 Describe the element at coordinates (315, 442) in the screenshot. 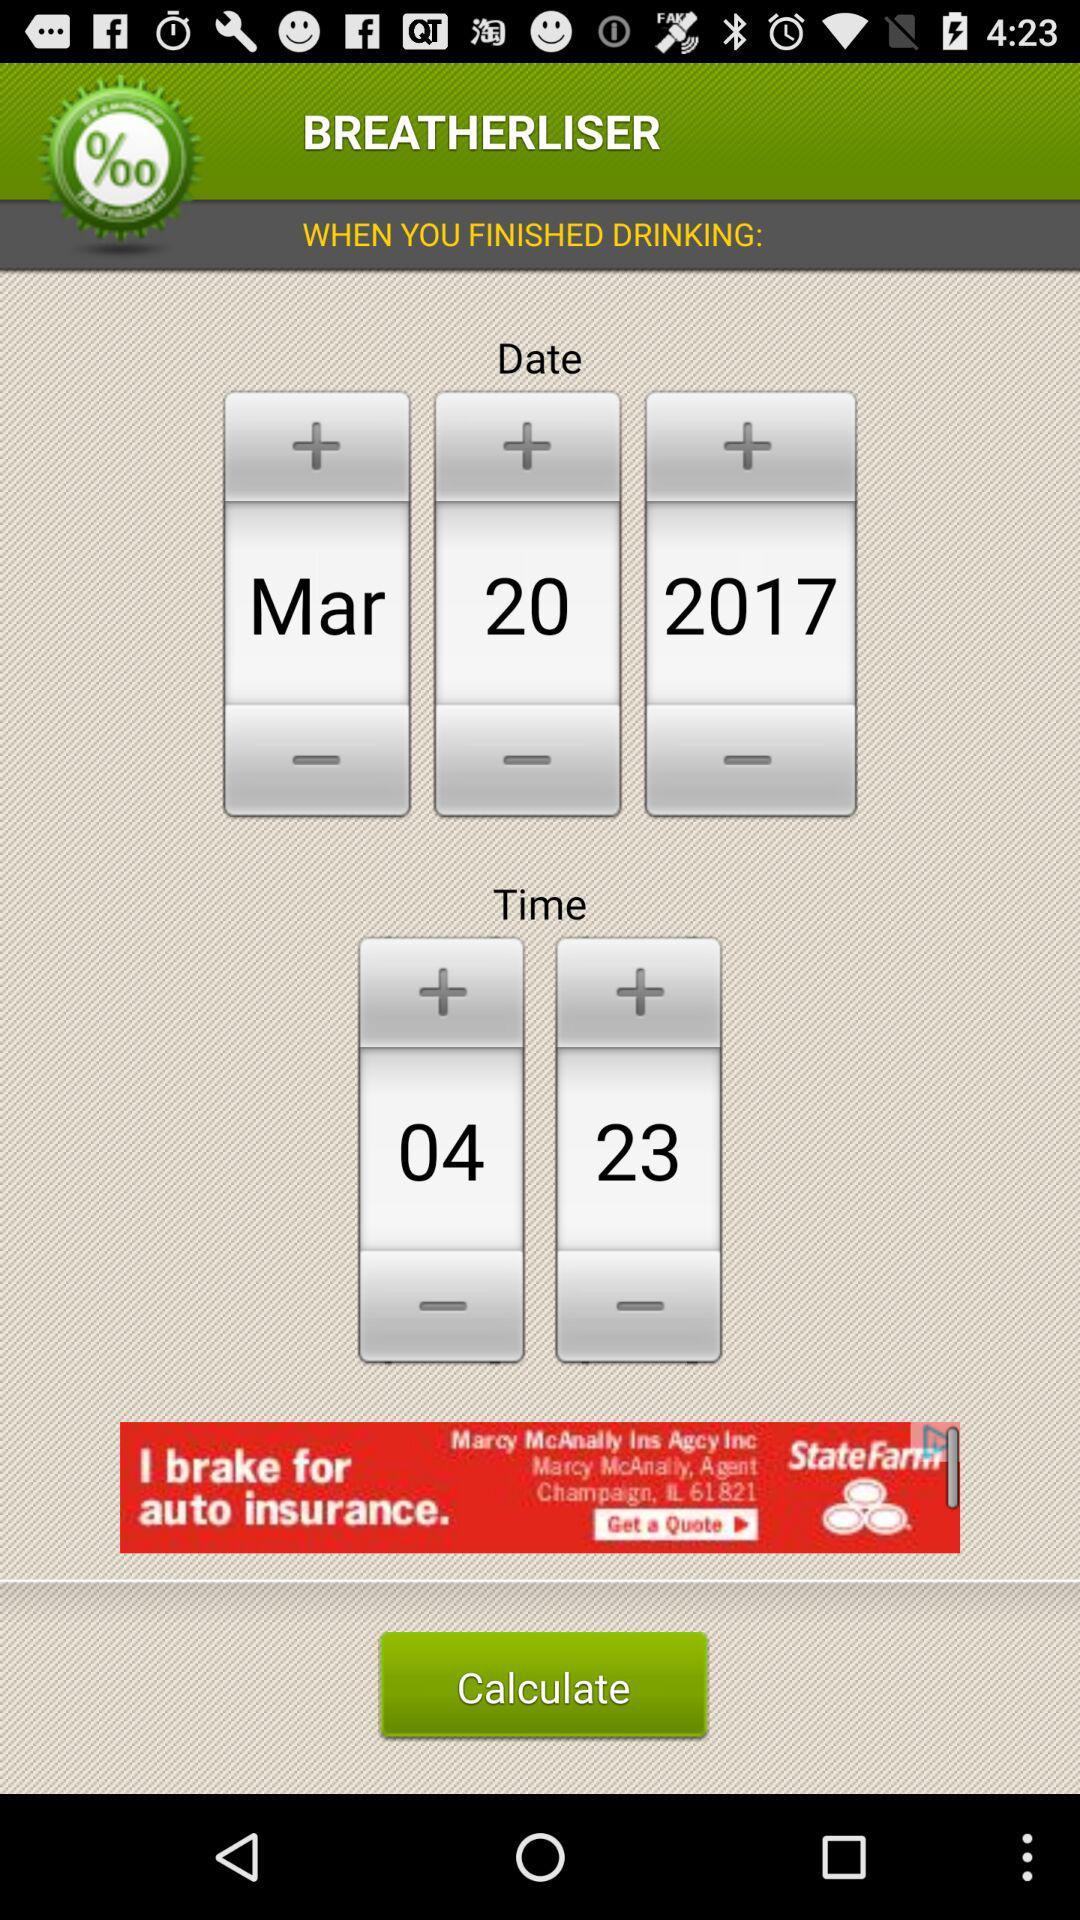

I see `plus icon on top of mar text` at that location.